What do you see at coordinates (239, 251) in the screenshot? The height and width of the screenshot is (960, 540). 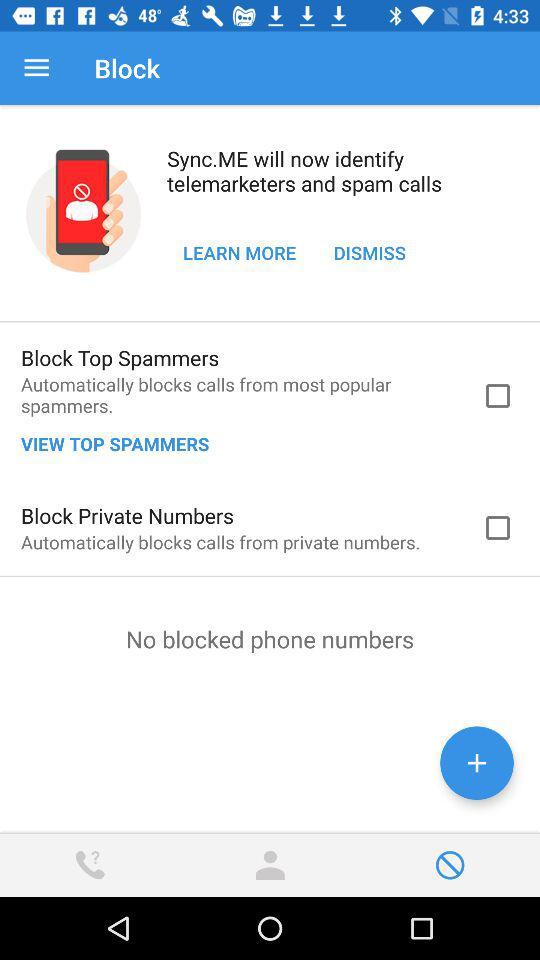 I see `the icon below sync me will` at bounding box center [239, 251].